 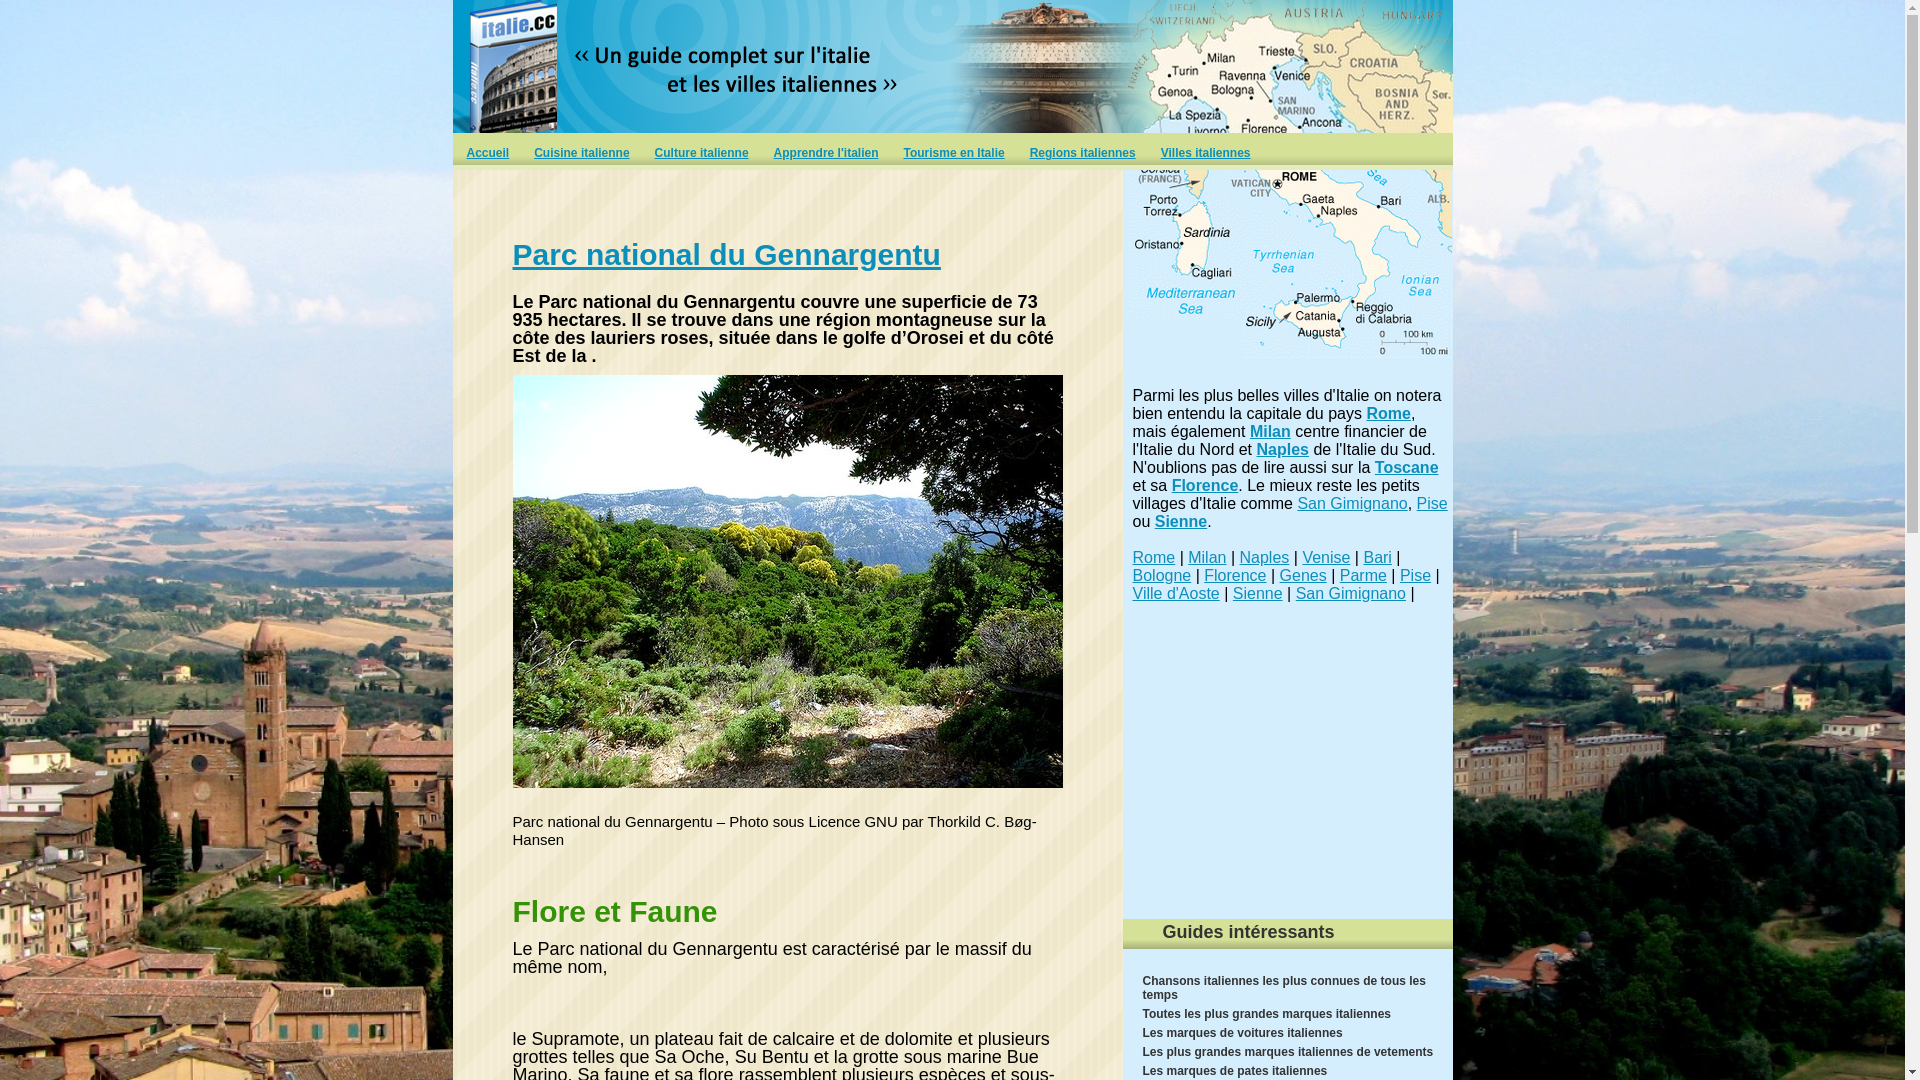 I want to click on 'Les marques de pates italiennes', so click(x=1142, y=1070).